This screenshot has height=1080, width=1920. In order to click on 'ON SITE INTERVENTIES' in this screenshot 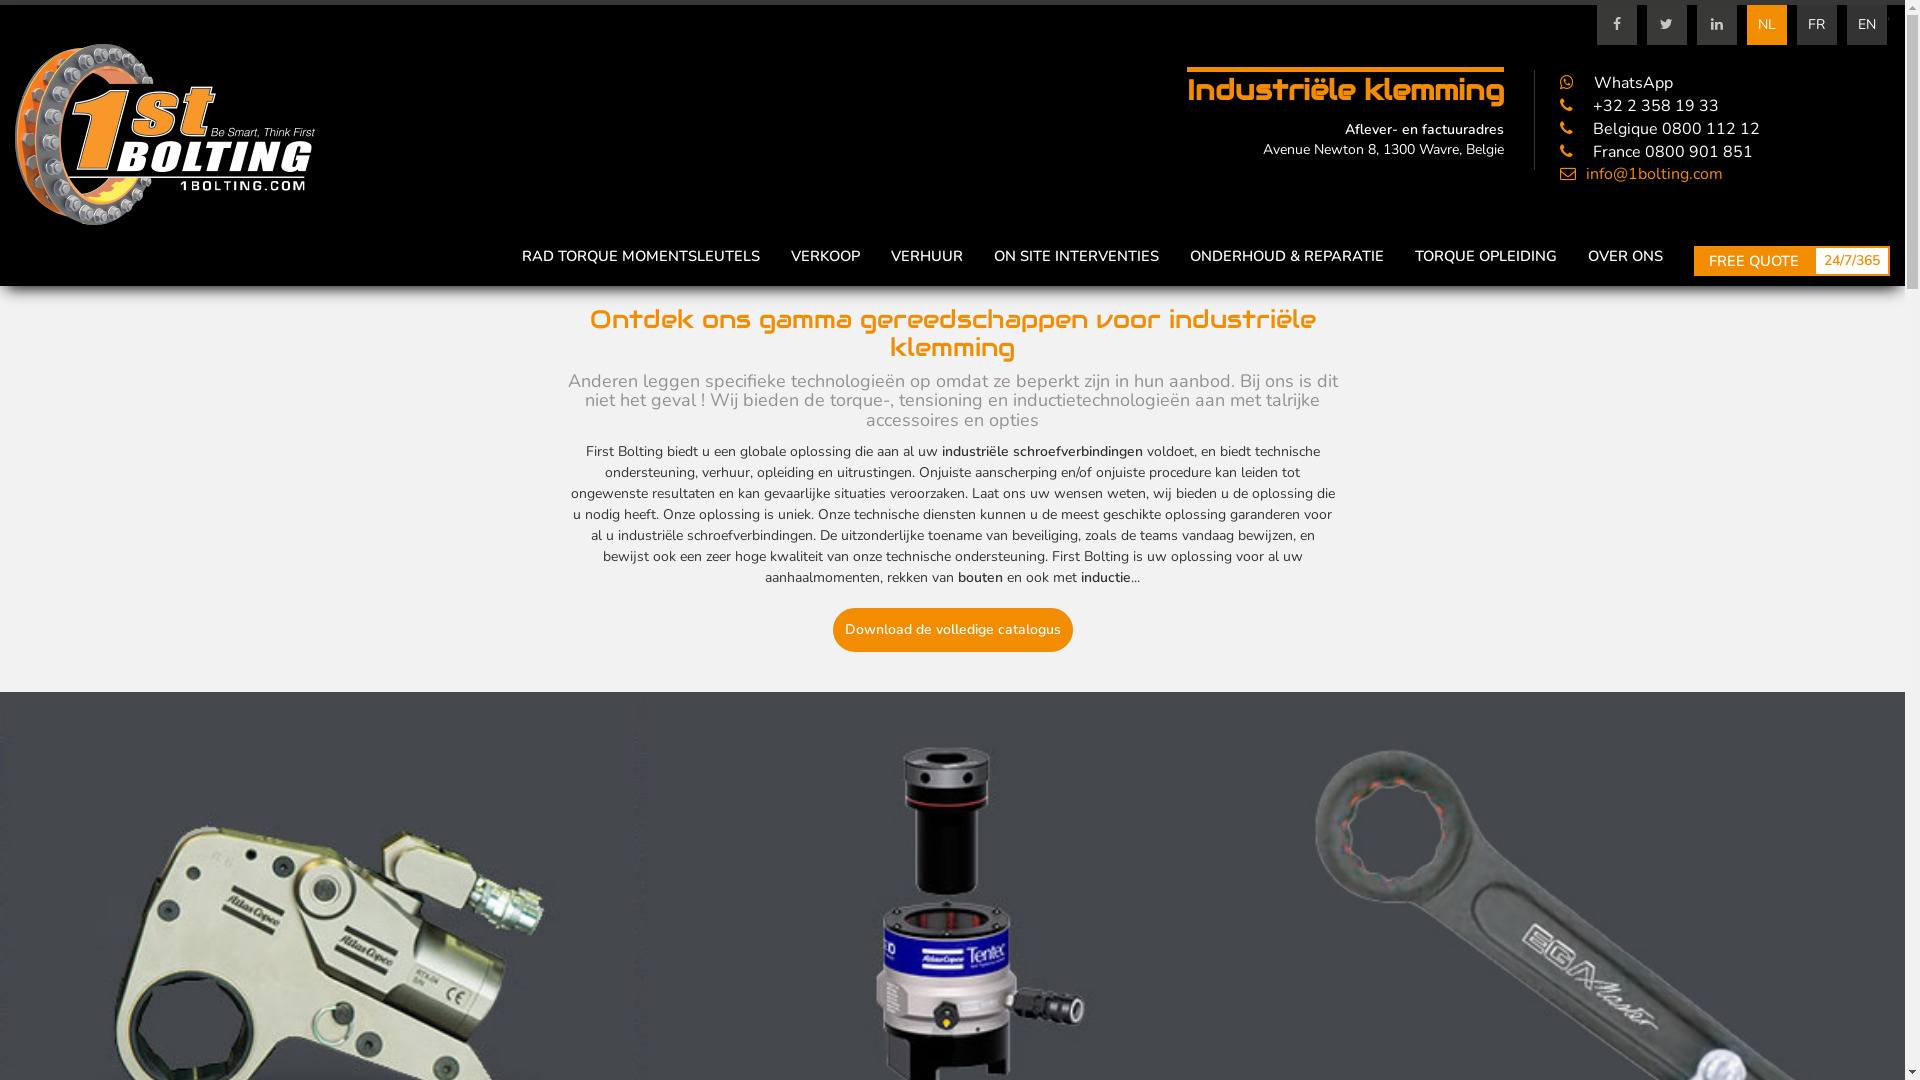, I will do `click(1075, 254)`.